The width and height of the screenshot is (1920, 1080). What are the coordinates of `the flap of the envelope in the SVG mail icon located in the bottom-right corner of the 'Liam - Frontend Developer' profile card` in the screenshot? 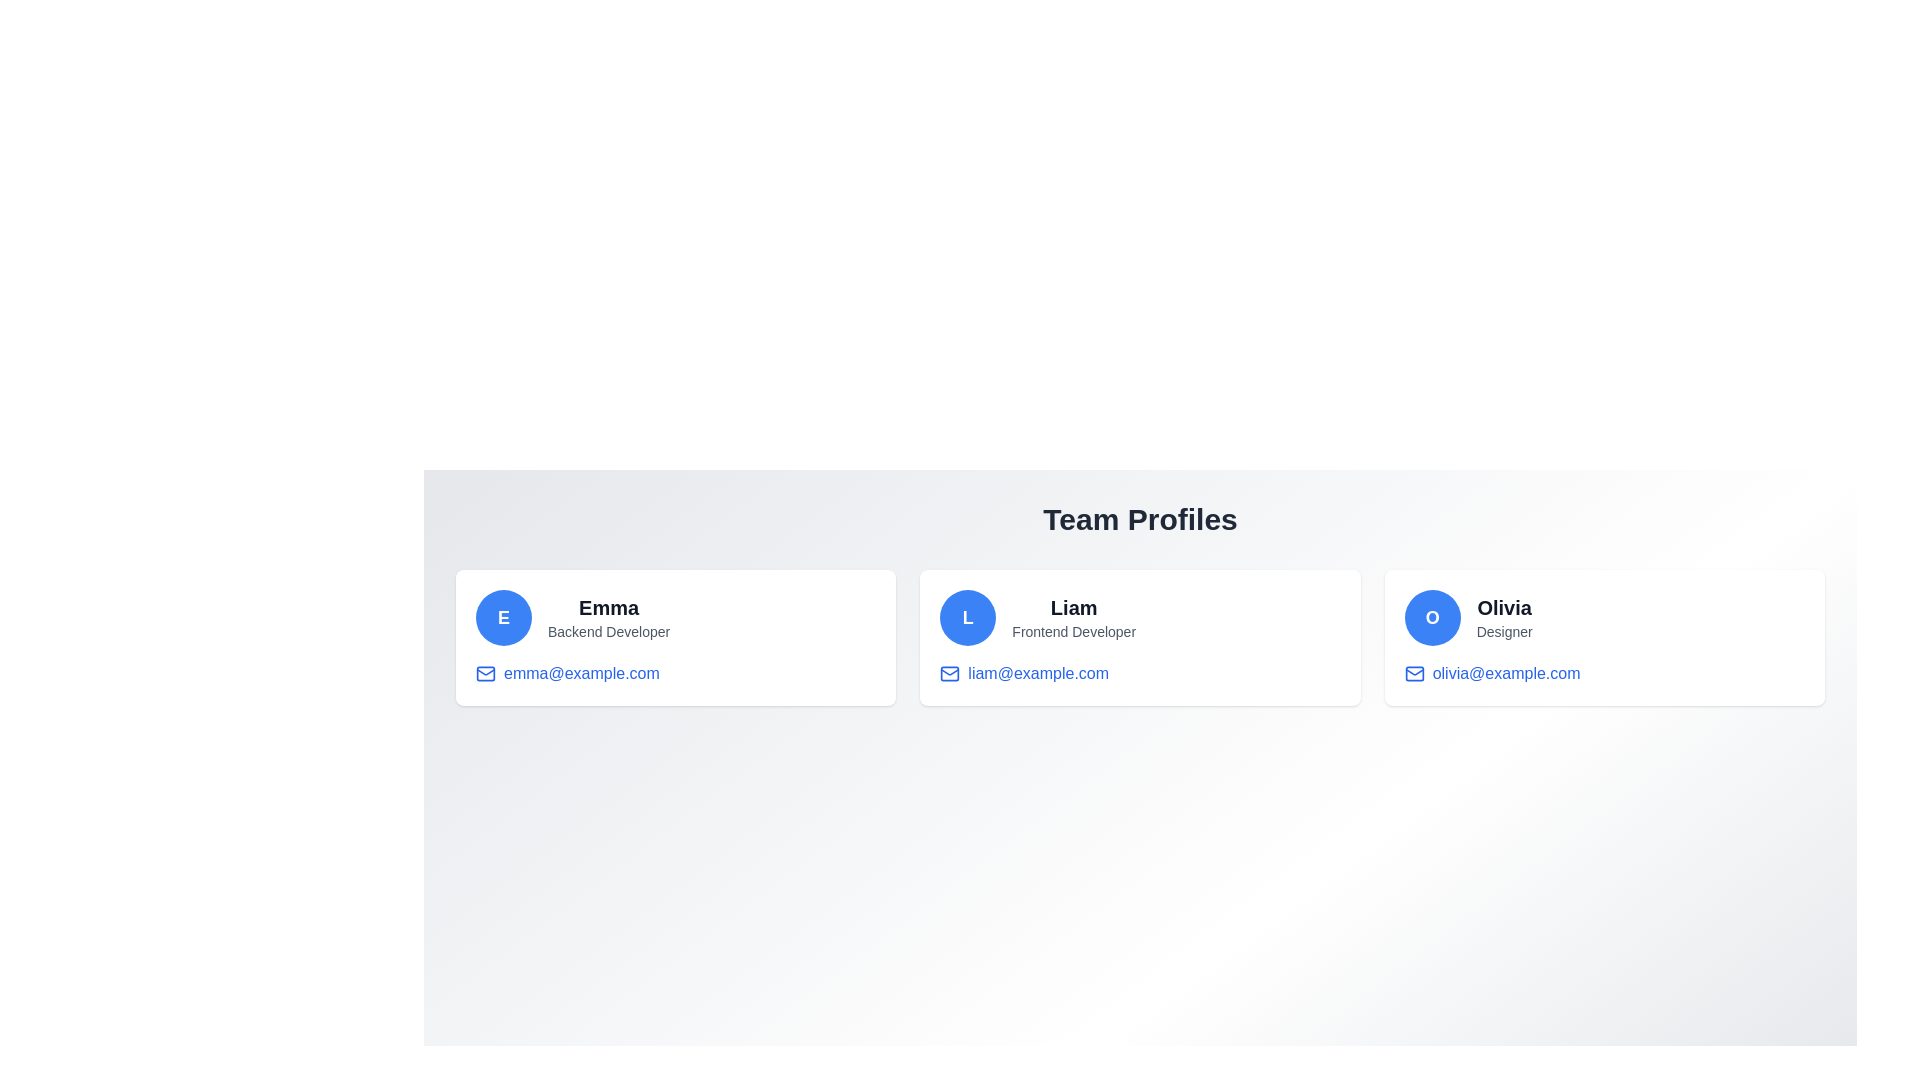 It's located at (949, 672).